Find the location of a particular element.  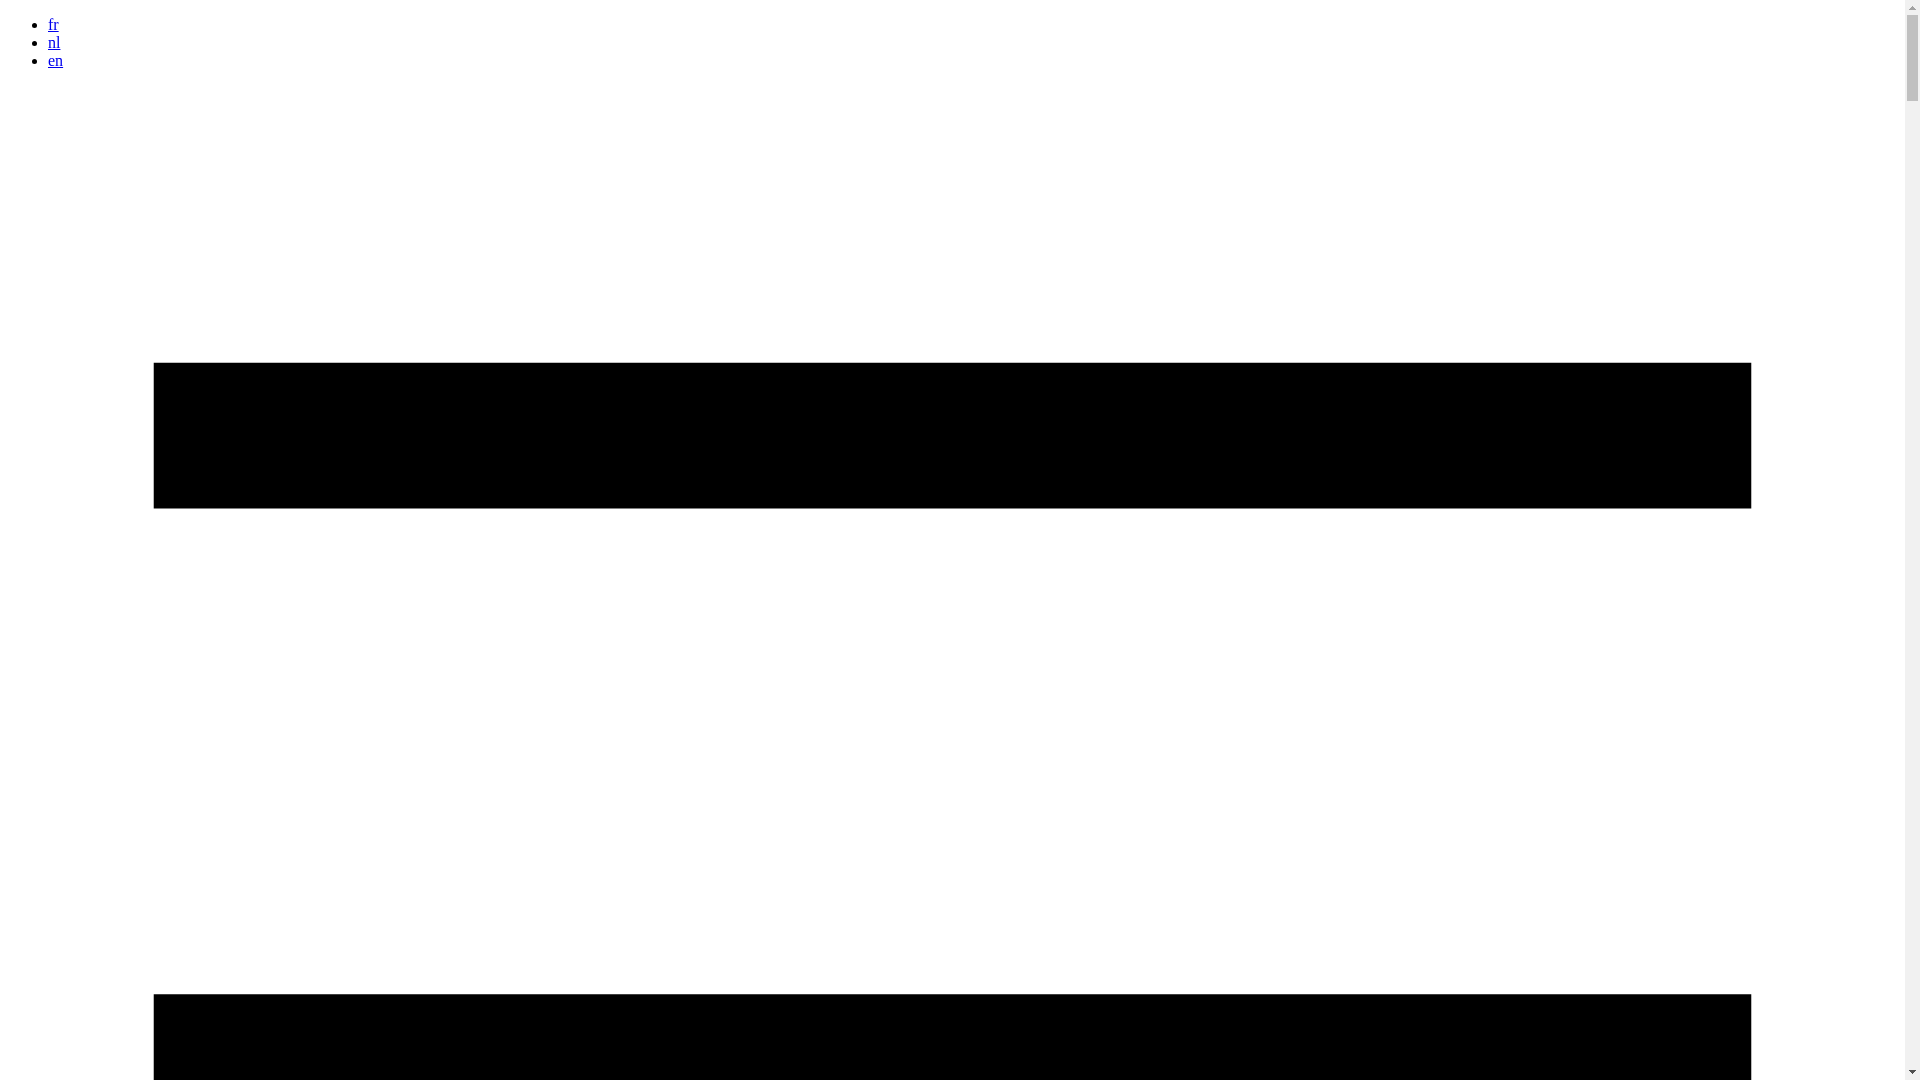

'fr' is located at coordinates (53, 24).